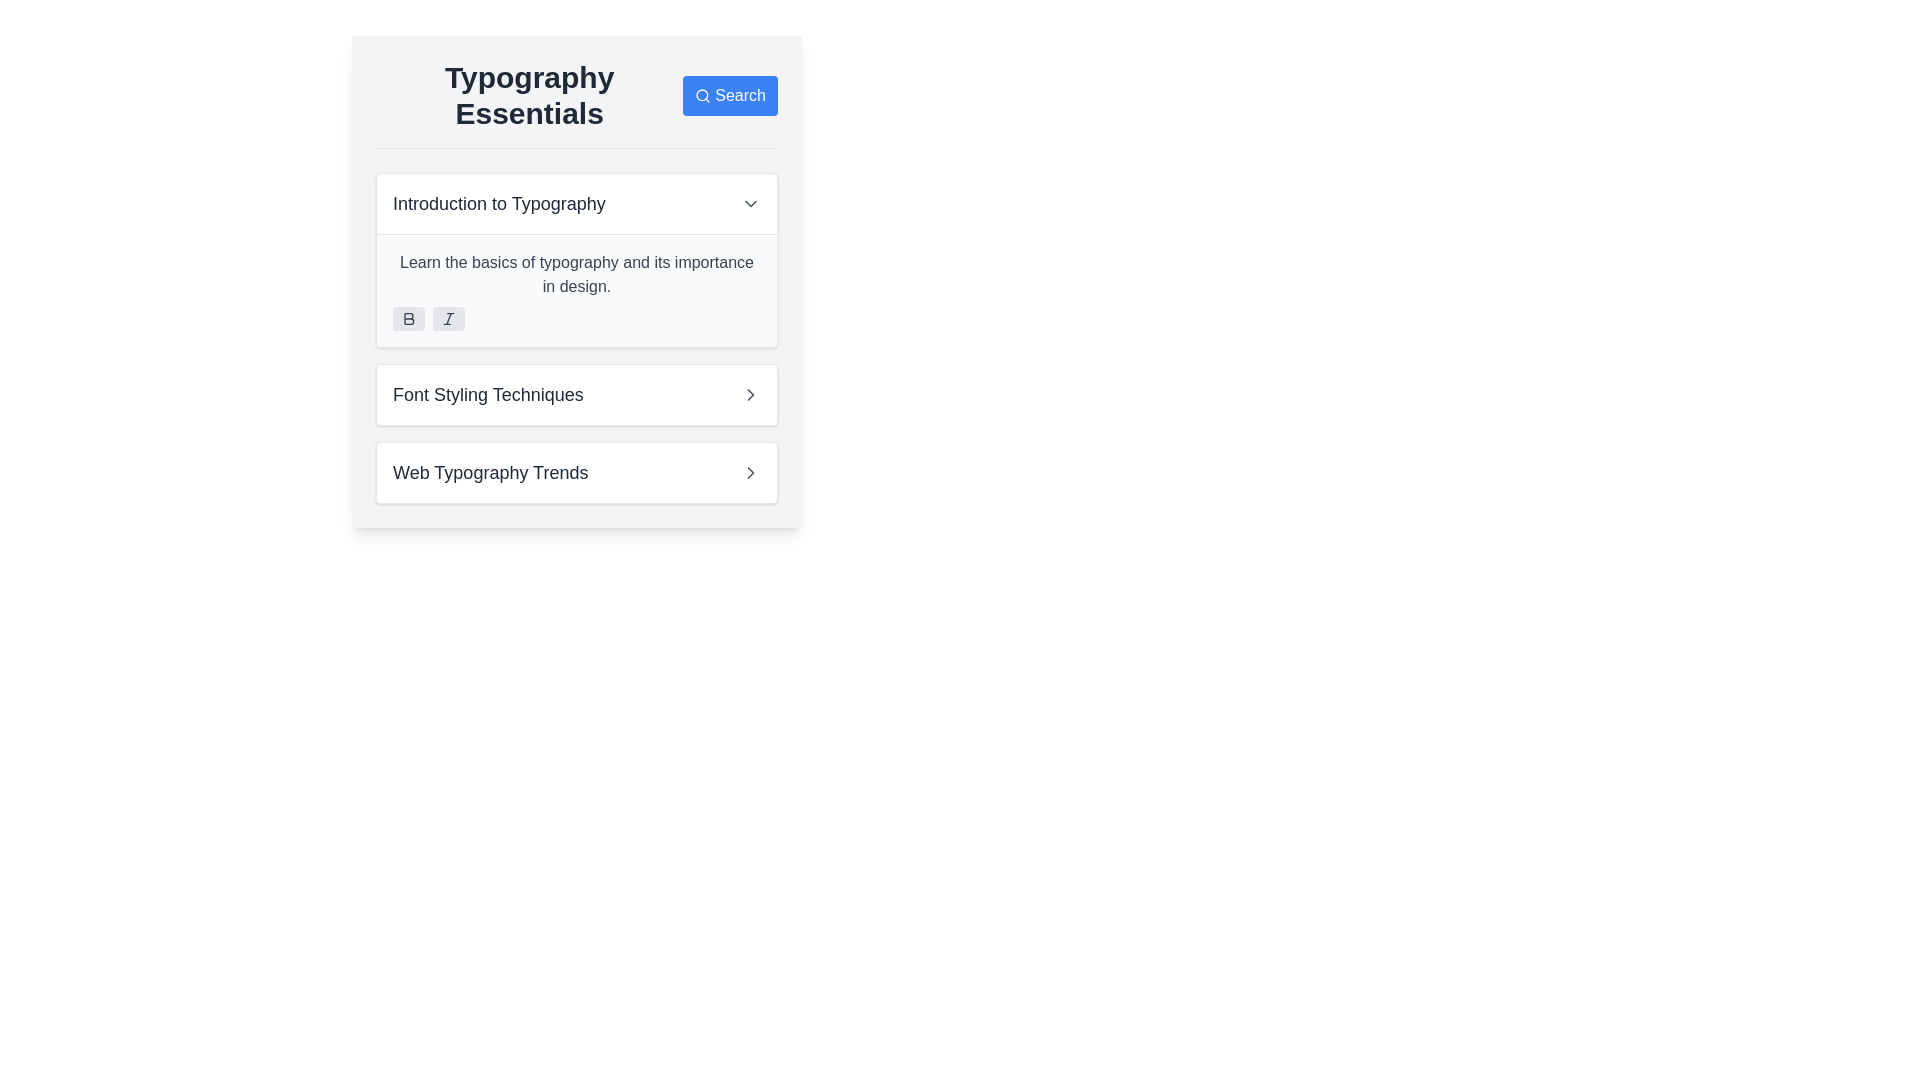  What do you see at coordinates (448, 318) in the screenshot?
I see `the second interactive button styled with a gray background and rounded corners, which contains a stylized italic letter 'I' icon, located under the 'Introduction to Typography' section` at bounding box center [448, 318].